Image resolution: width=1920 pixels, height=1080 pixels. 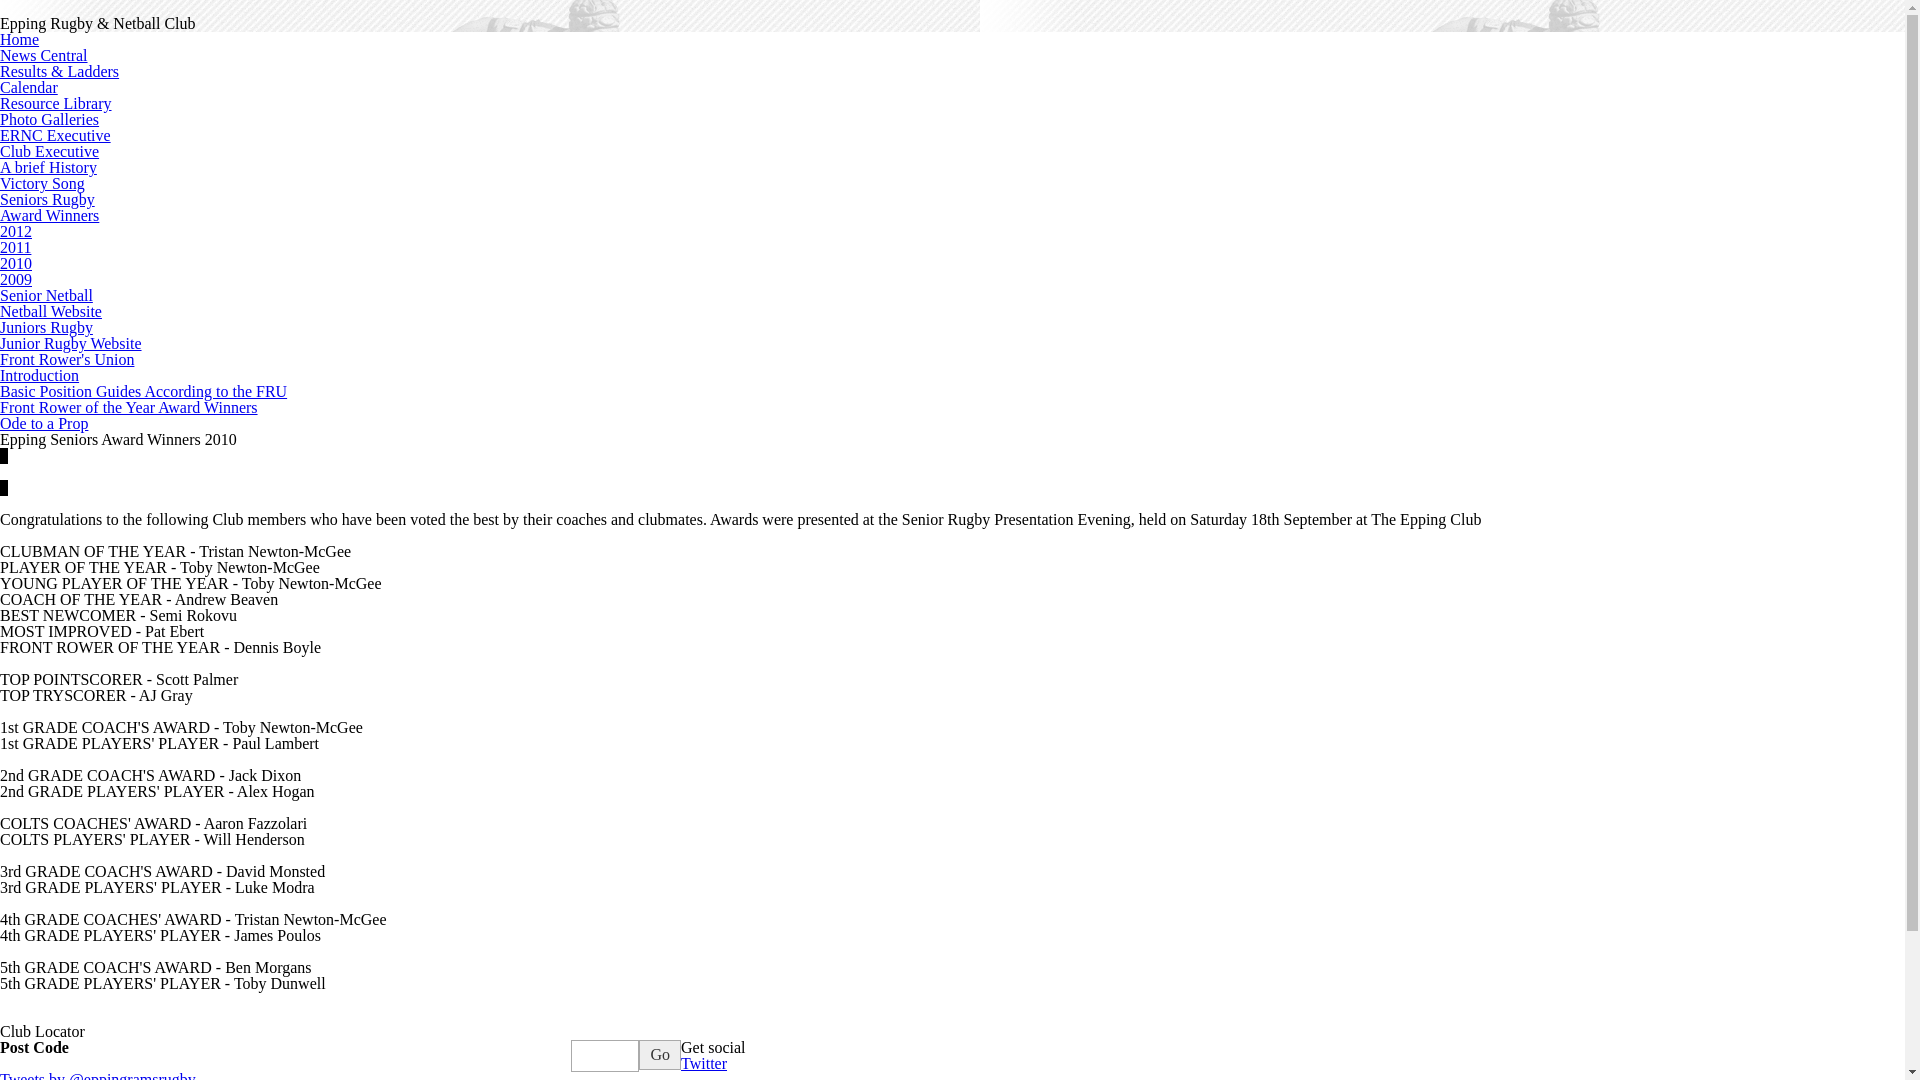 I want to click on 'Home', so click(x=19, y=39).